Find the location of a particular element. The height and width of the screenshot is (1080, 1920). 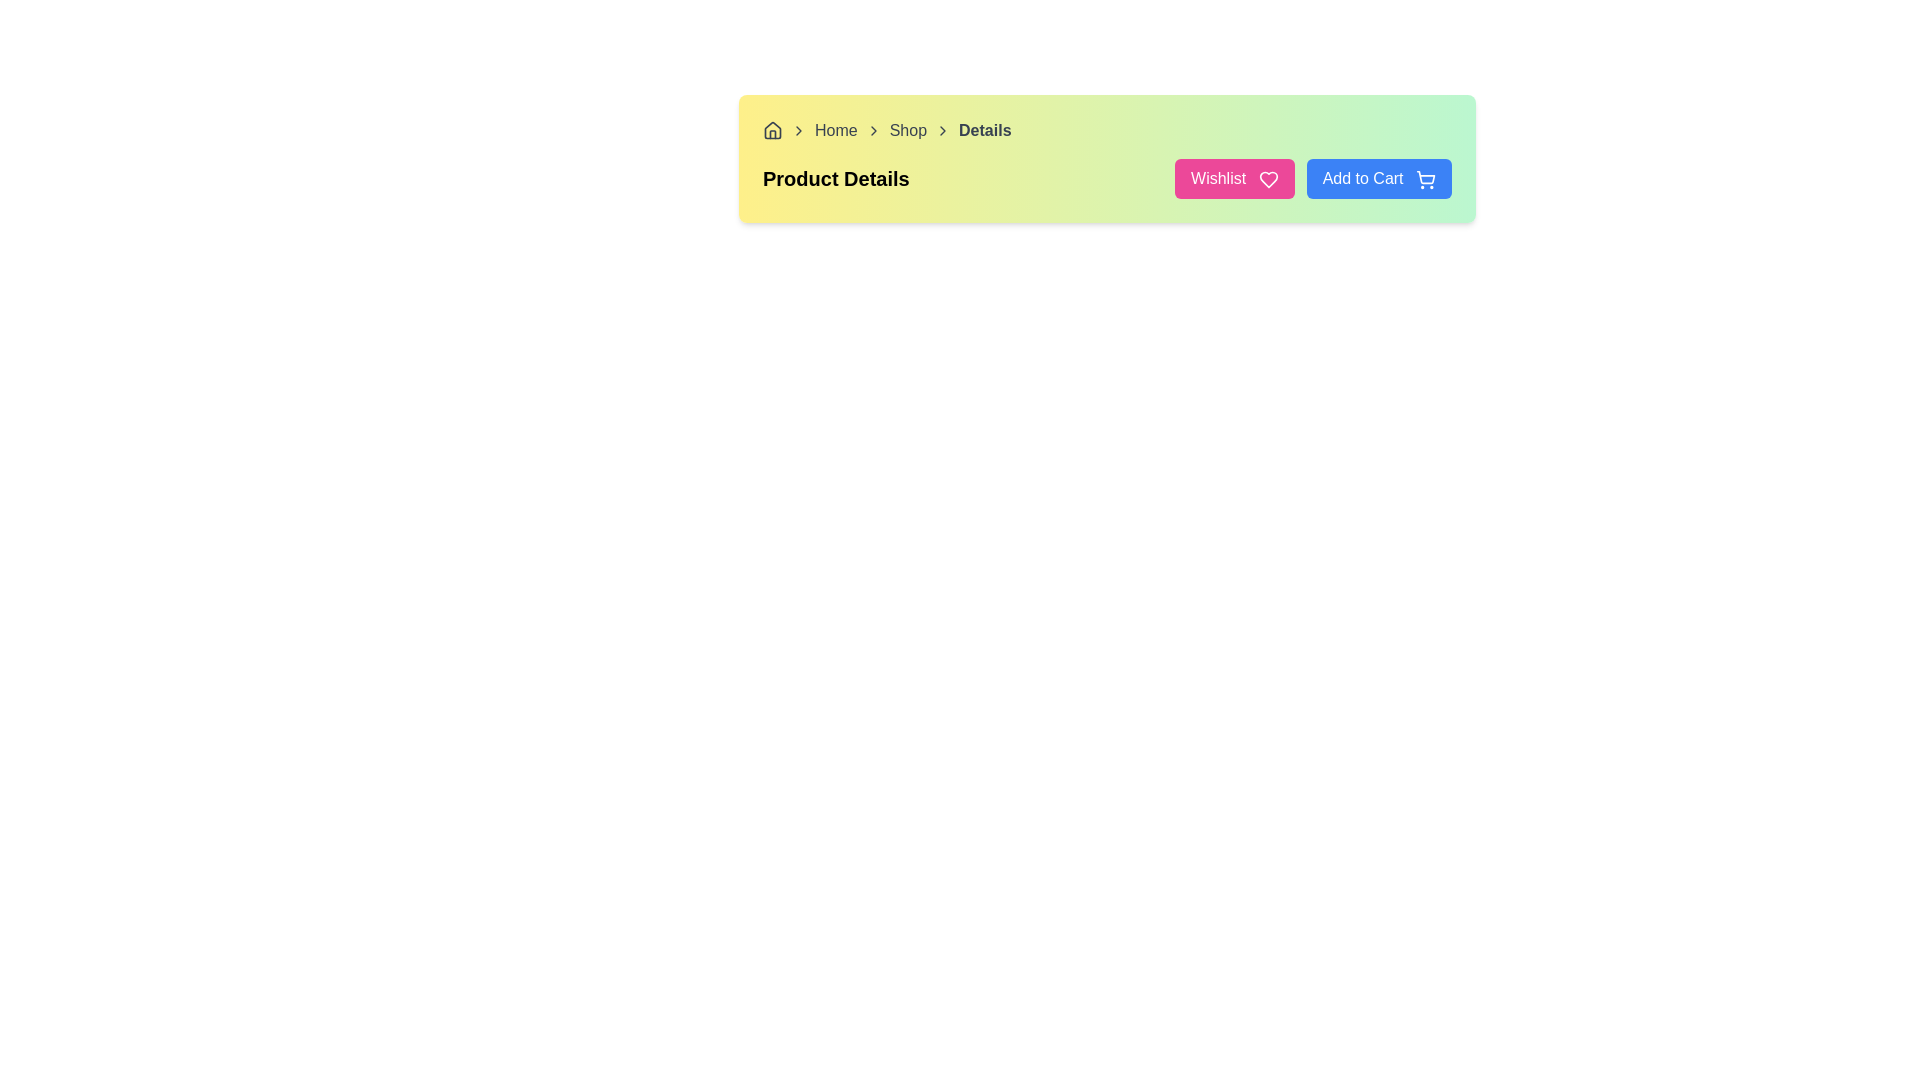

the text label that serves as a section title for product details, located on the left within a horizontal section of the interface is located at coordinates (836, 177).